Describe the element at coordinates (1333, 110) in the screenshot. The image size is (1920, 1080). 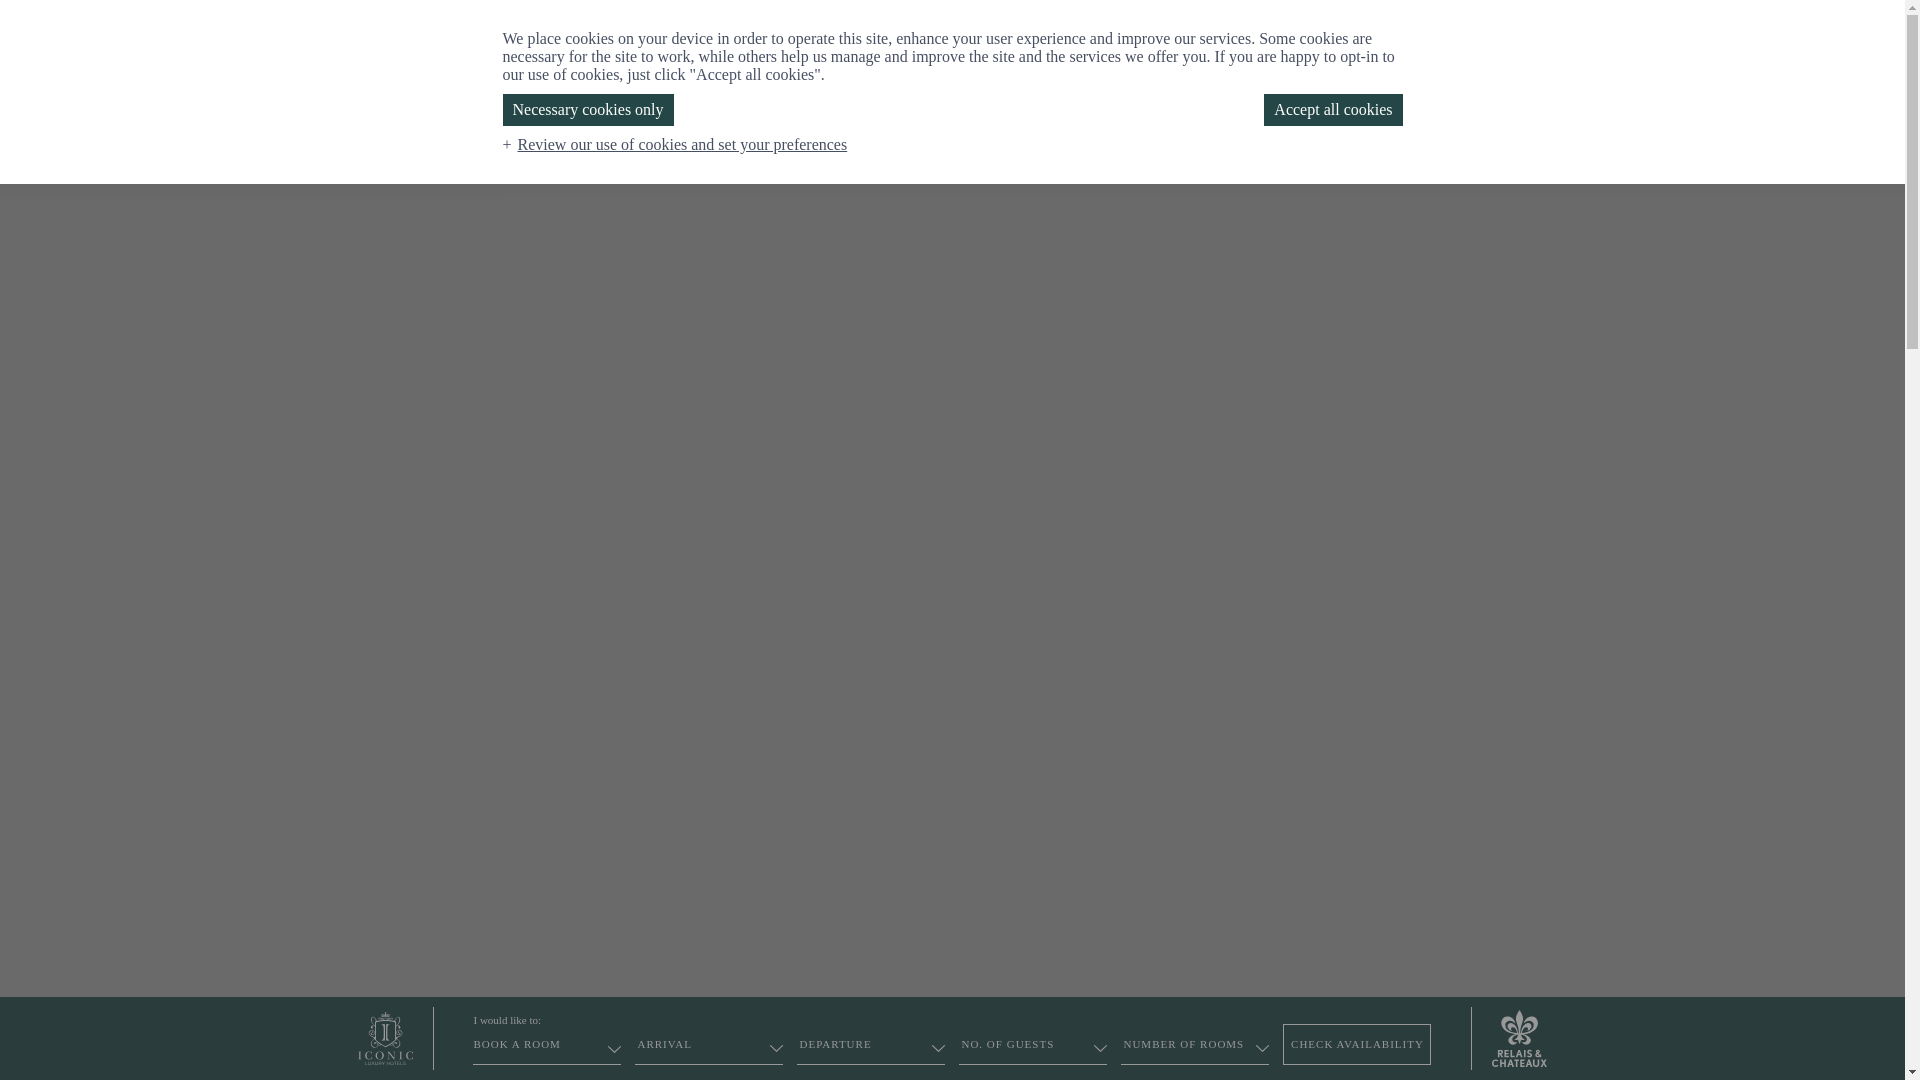
I see `'Accept all cookies'` at that location.